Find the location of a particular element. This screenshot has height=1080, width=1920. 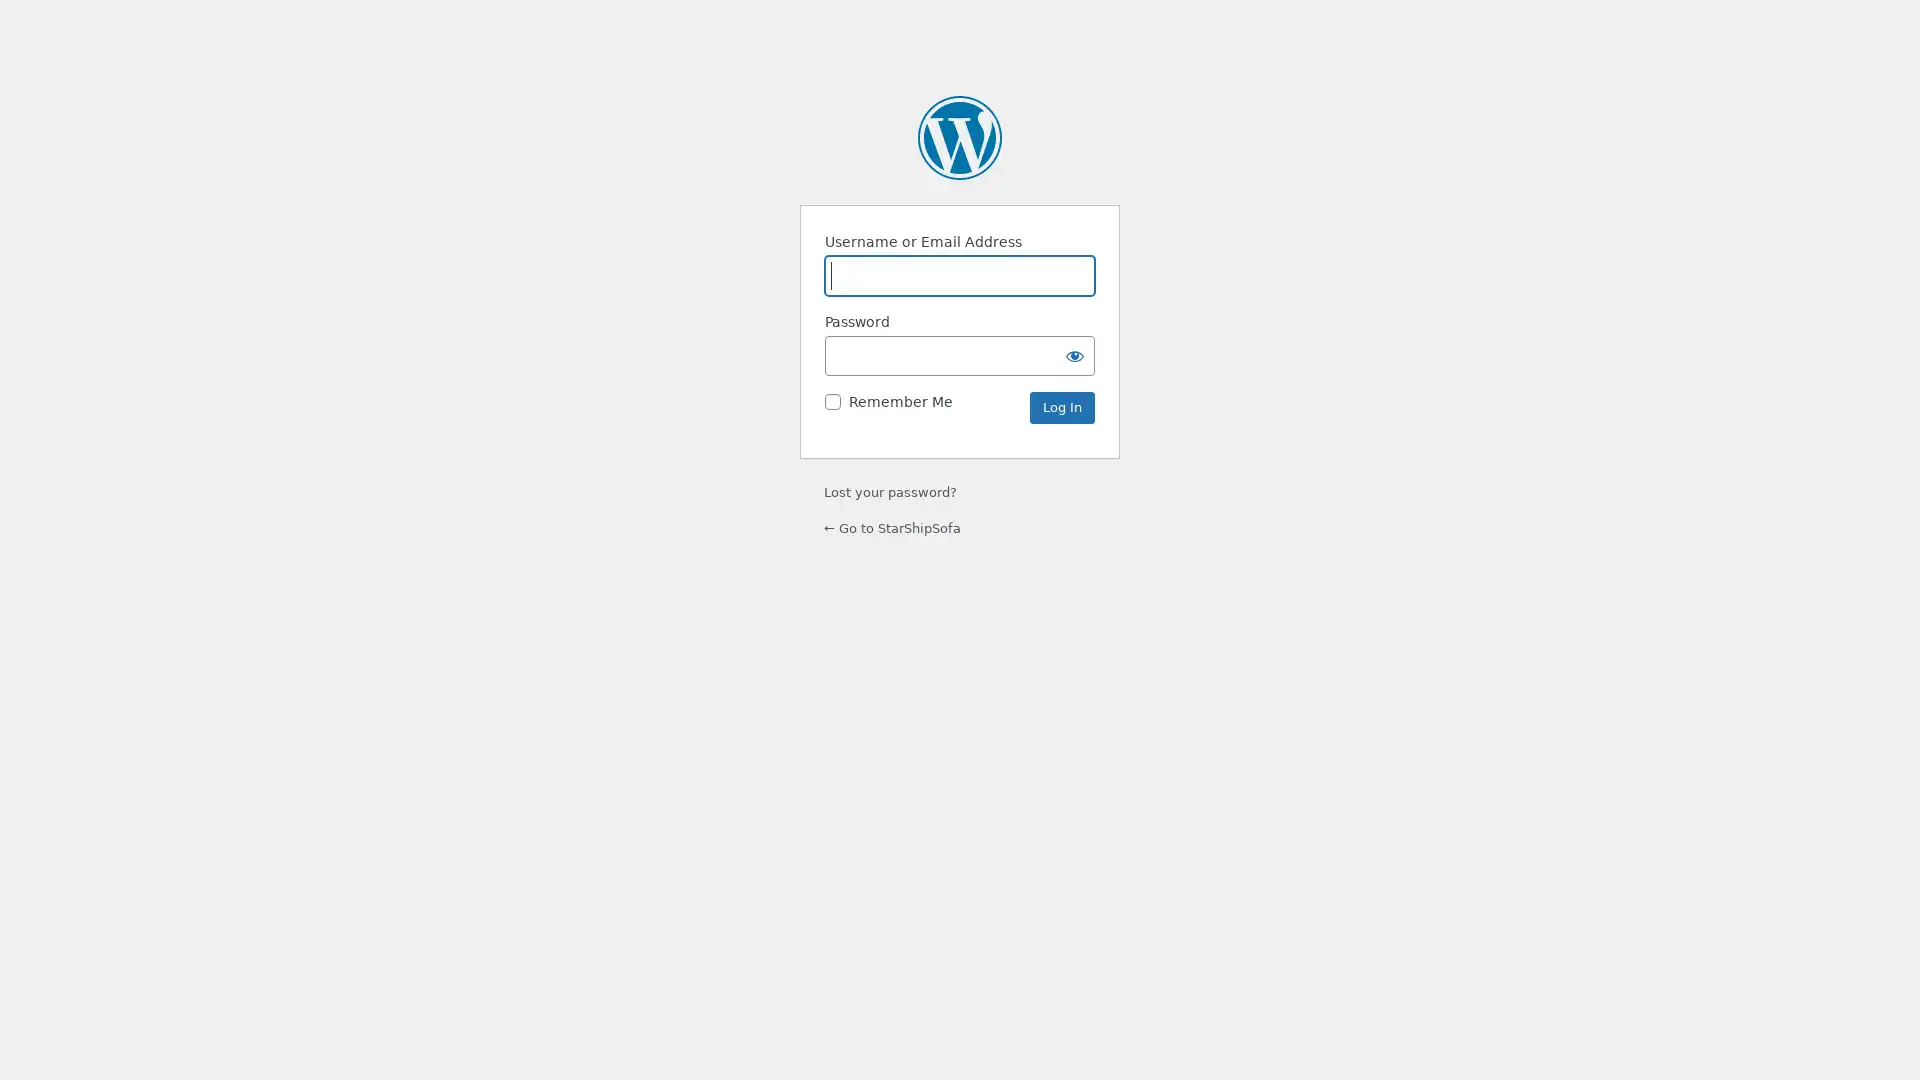

Show password is located at coordinates (1074, 354).